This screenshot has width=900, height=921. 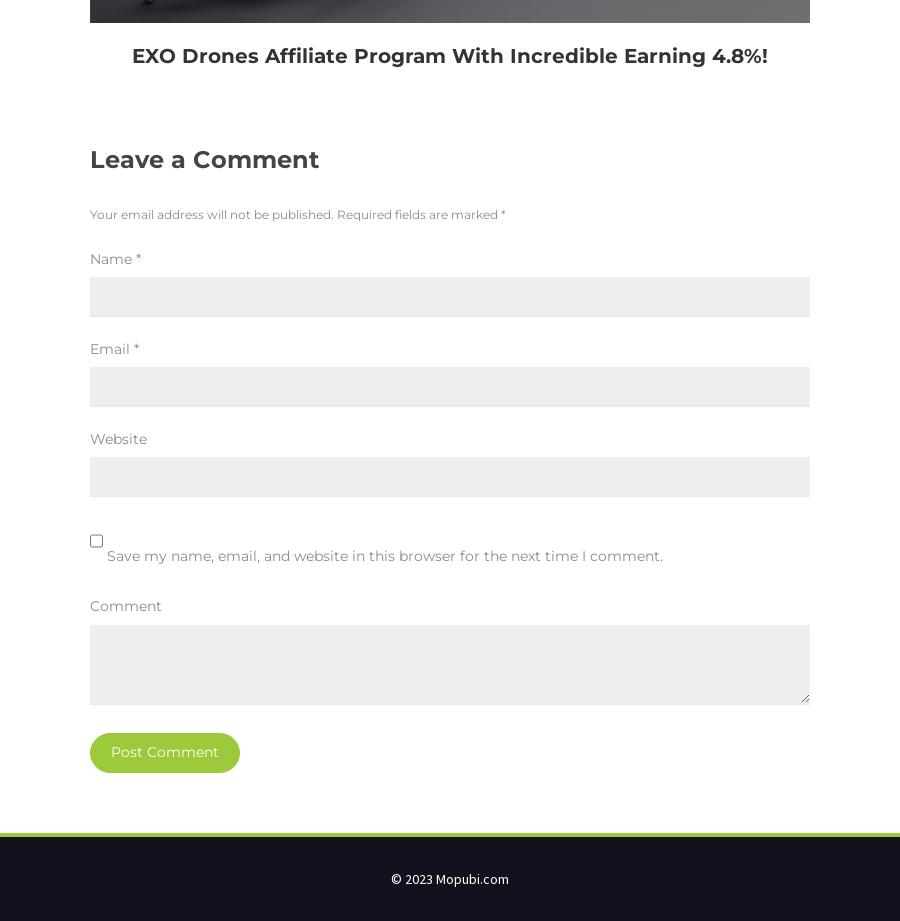 I want to click on 'Leave a Comment', so click(x=204, y=158).